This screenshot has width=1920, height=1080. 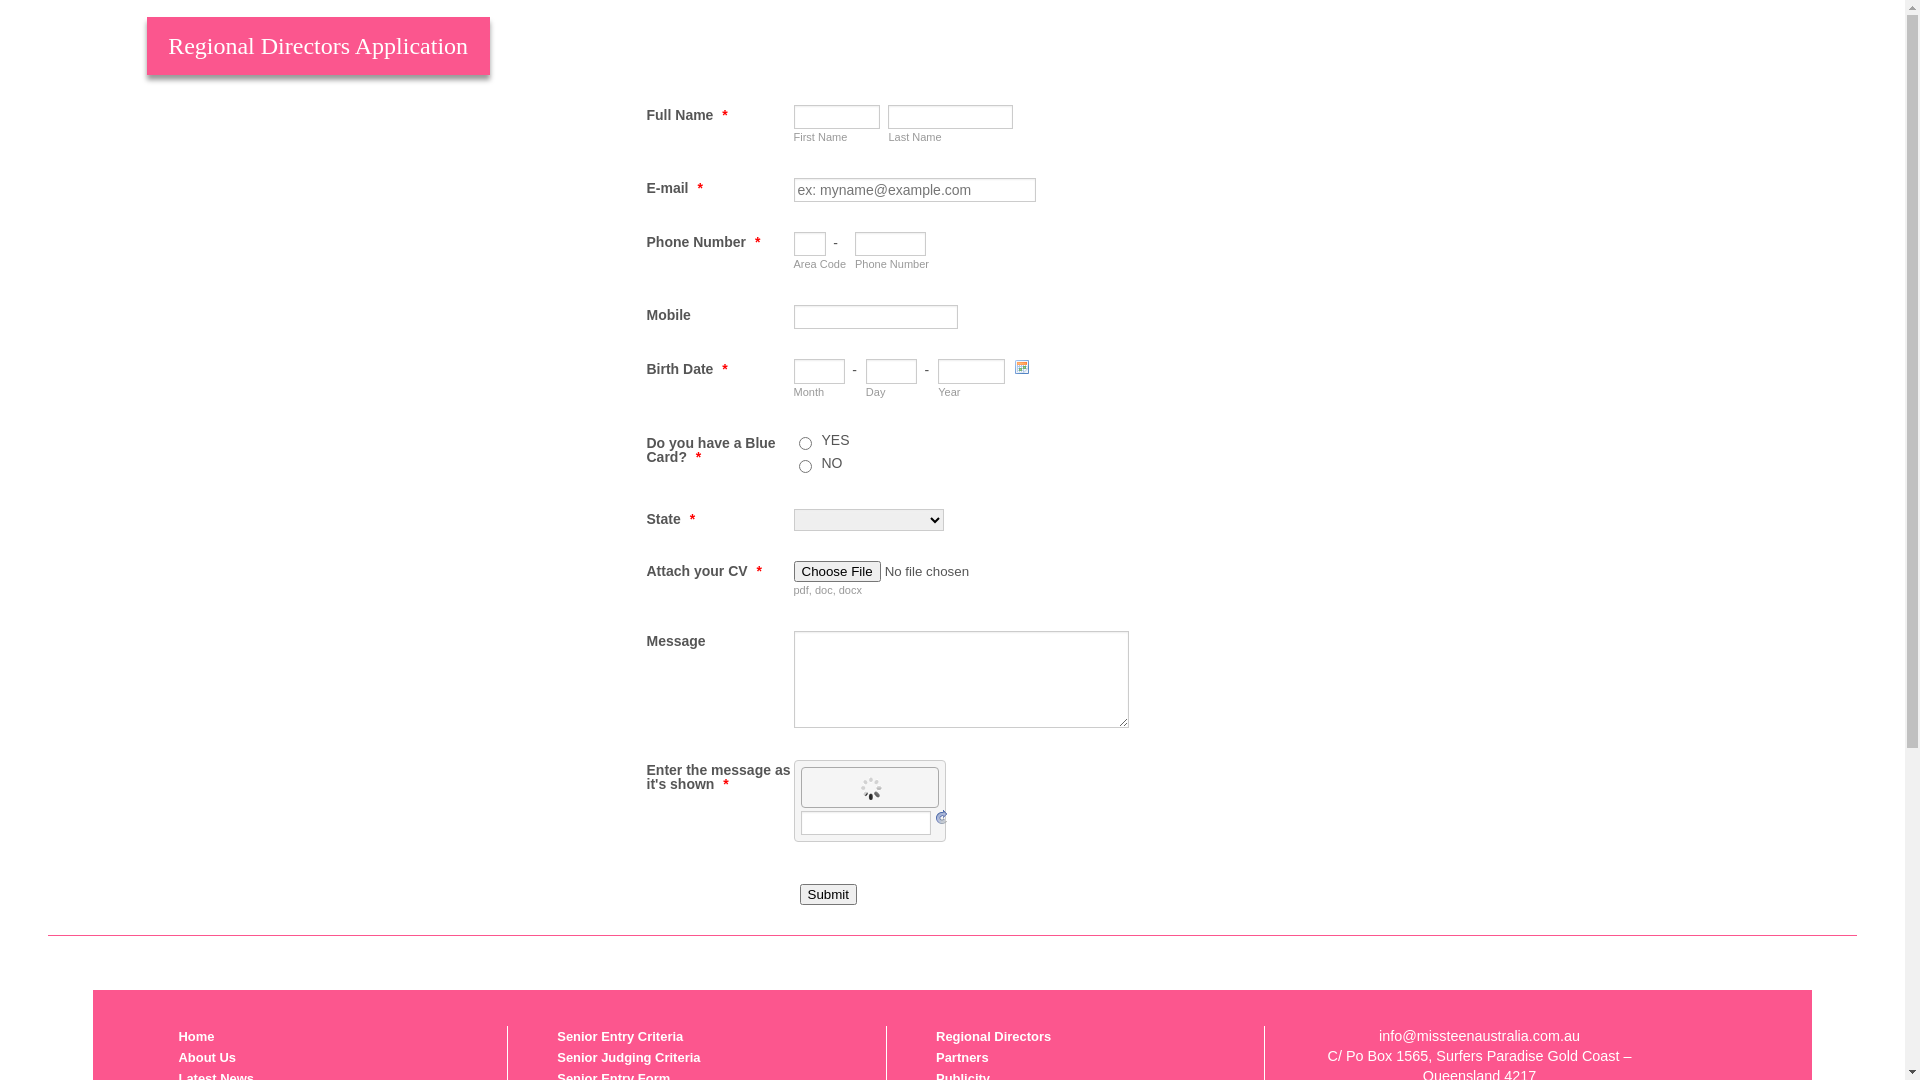 I want to click on 'Submit', so click(x=828, y=893).